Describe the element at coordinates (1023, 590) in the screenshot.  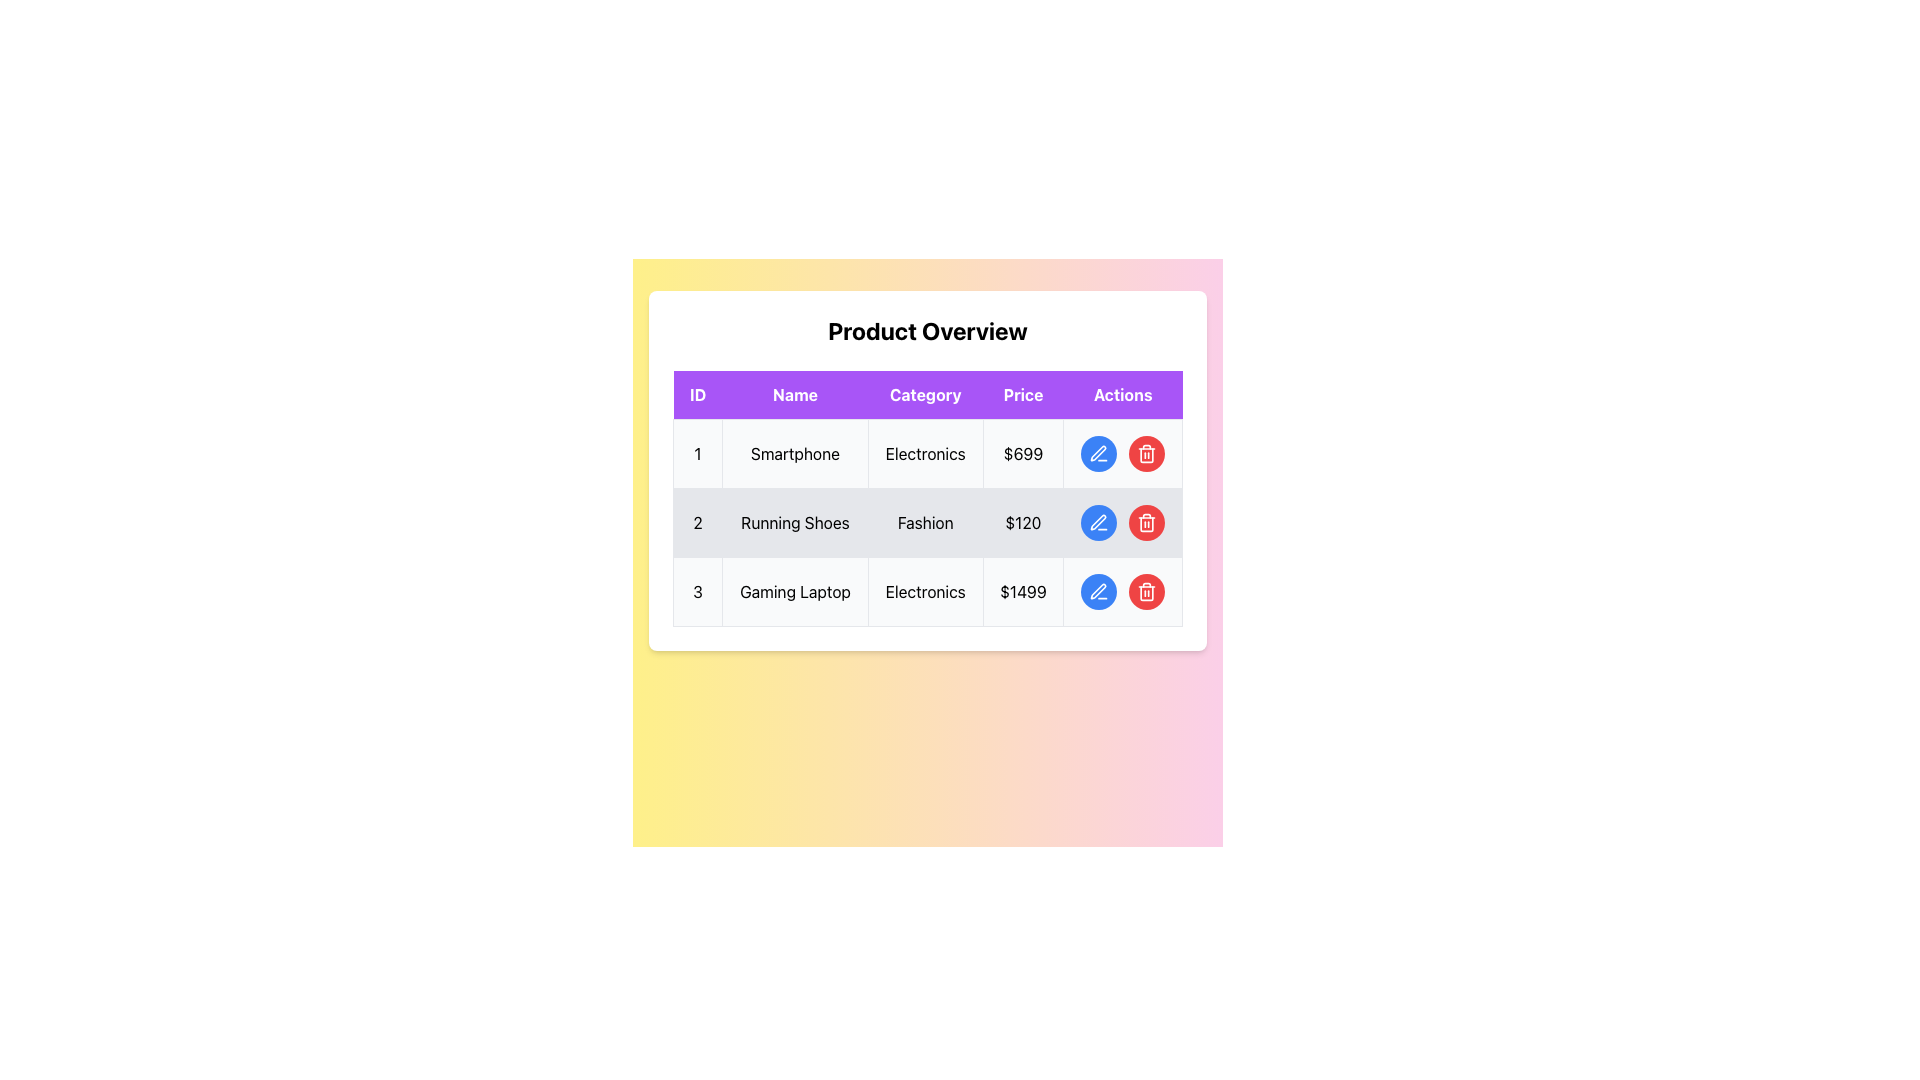
I see `the price label displaying '$1499' which is right-aligned in the row for the gaming laptop product in the Price column` at that location.